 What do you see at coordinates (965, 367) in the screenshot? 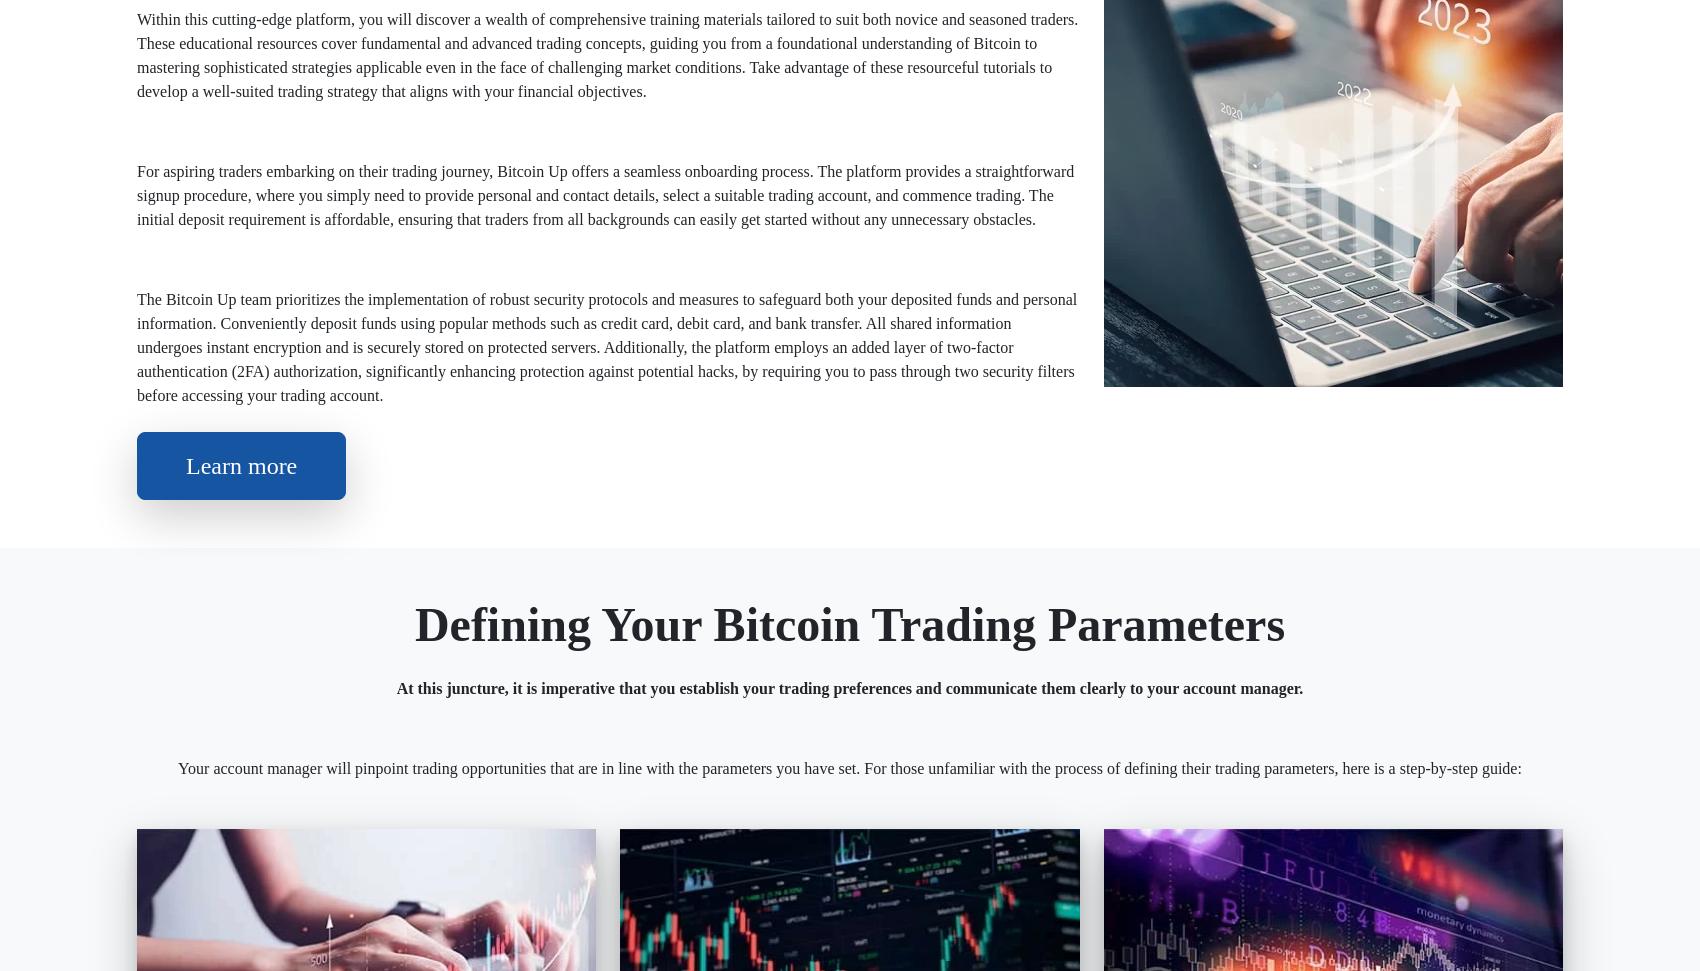
I see `'PayPal, Skrill, Neteller, UnionPay, Webmoney, Yandex, Visa, Mastercard, AMEX, Diners Club'` at bounding box center [965, 367].